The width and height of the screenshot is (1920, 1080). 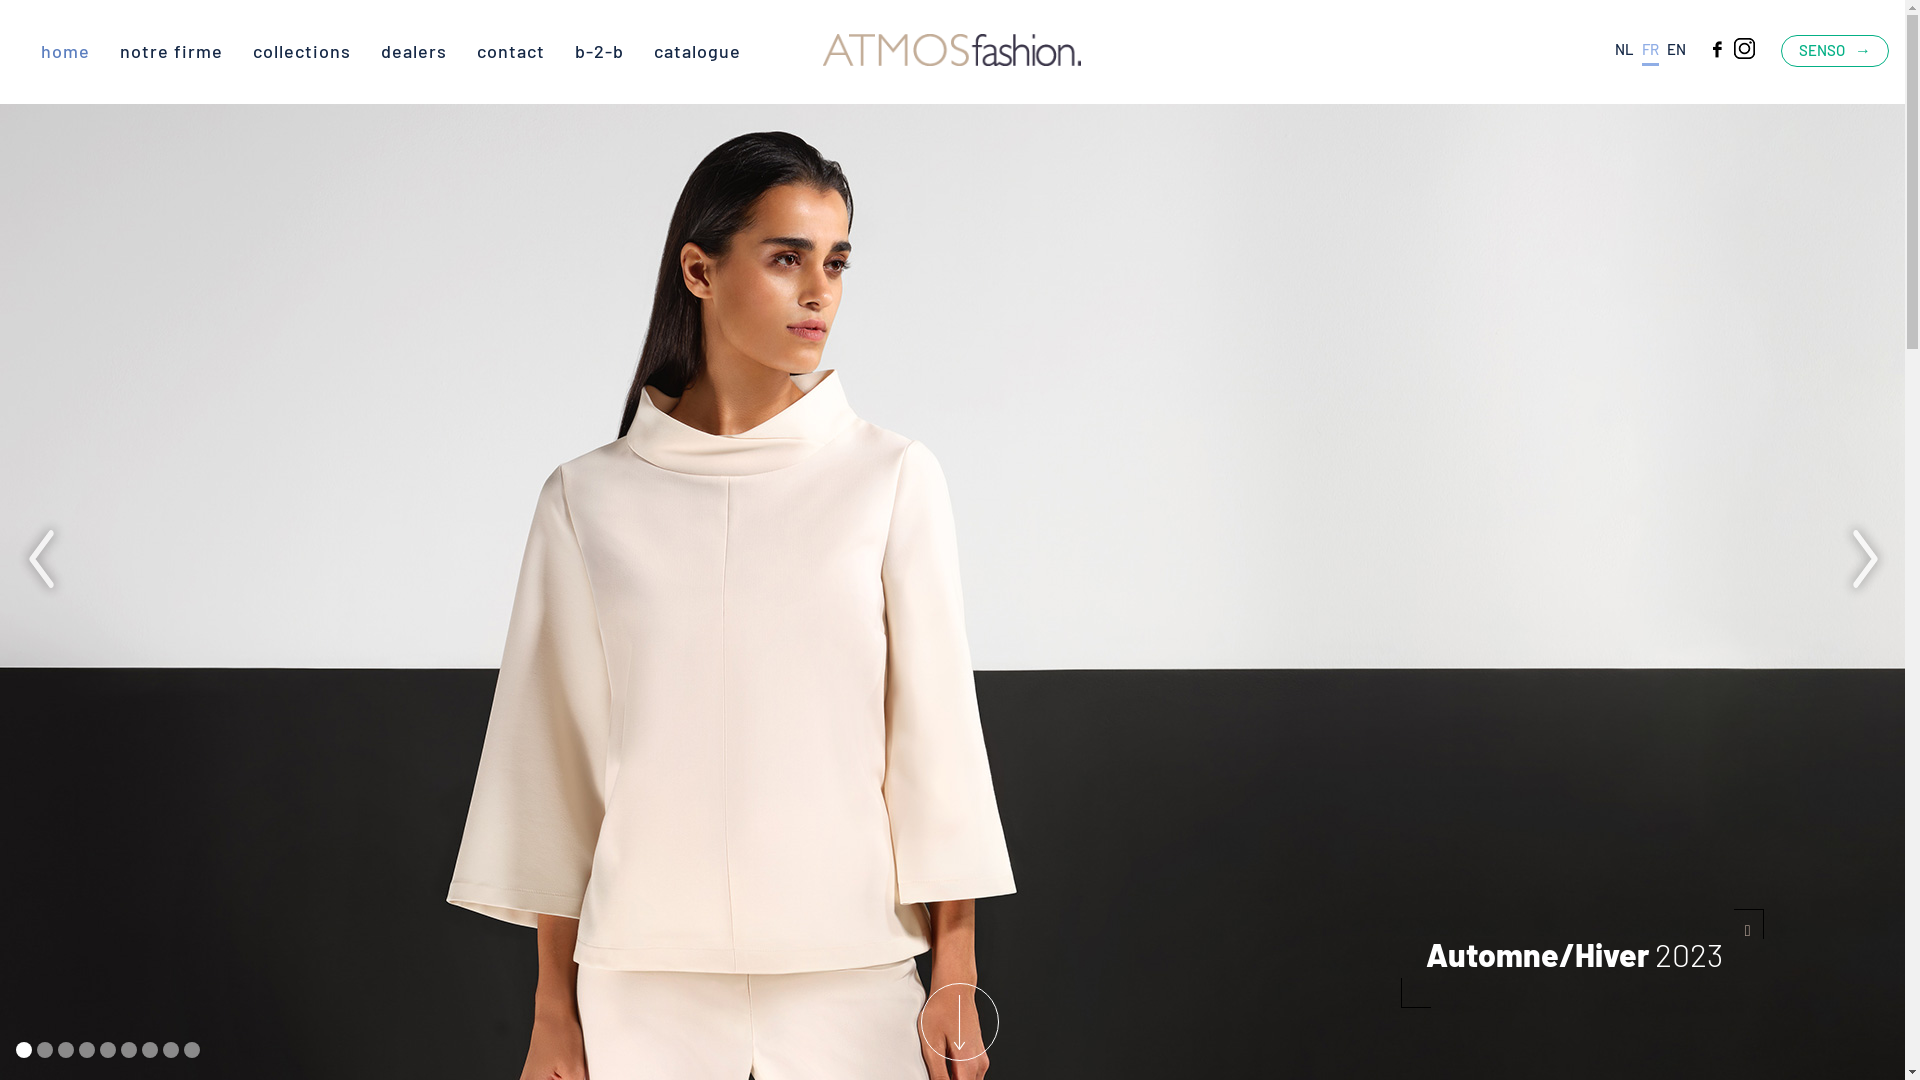 What do you see at coordinates (1676, 48) in the screenshot?
I see `'EN'` at bounding box center [1676, 48].